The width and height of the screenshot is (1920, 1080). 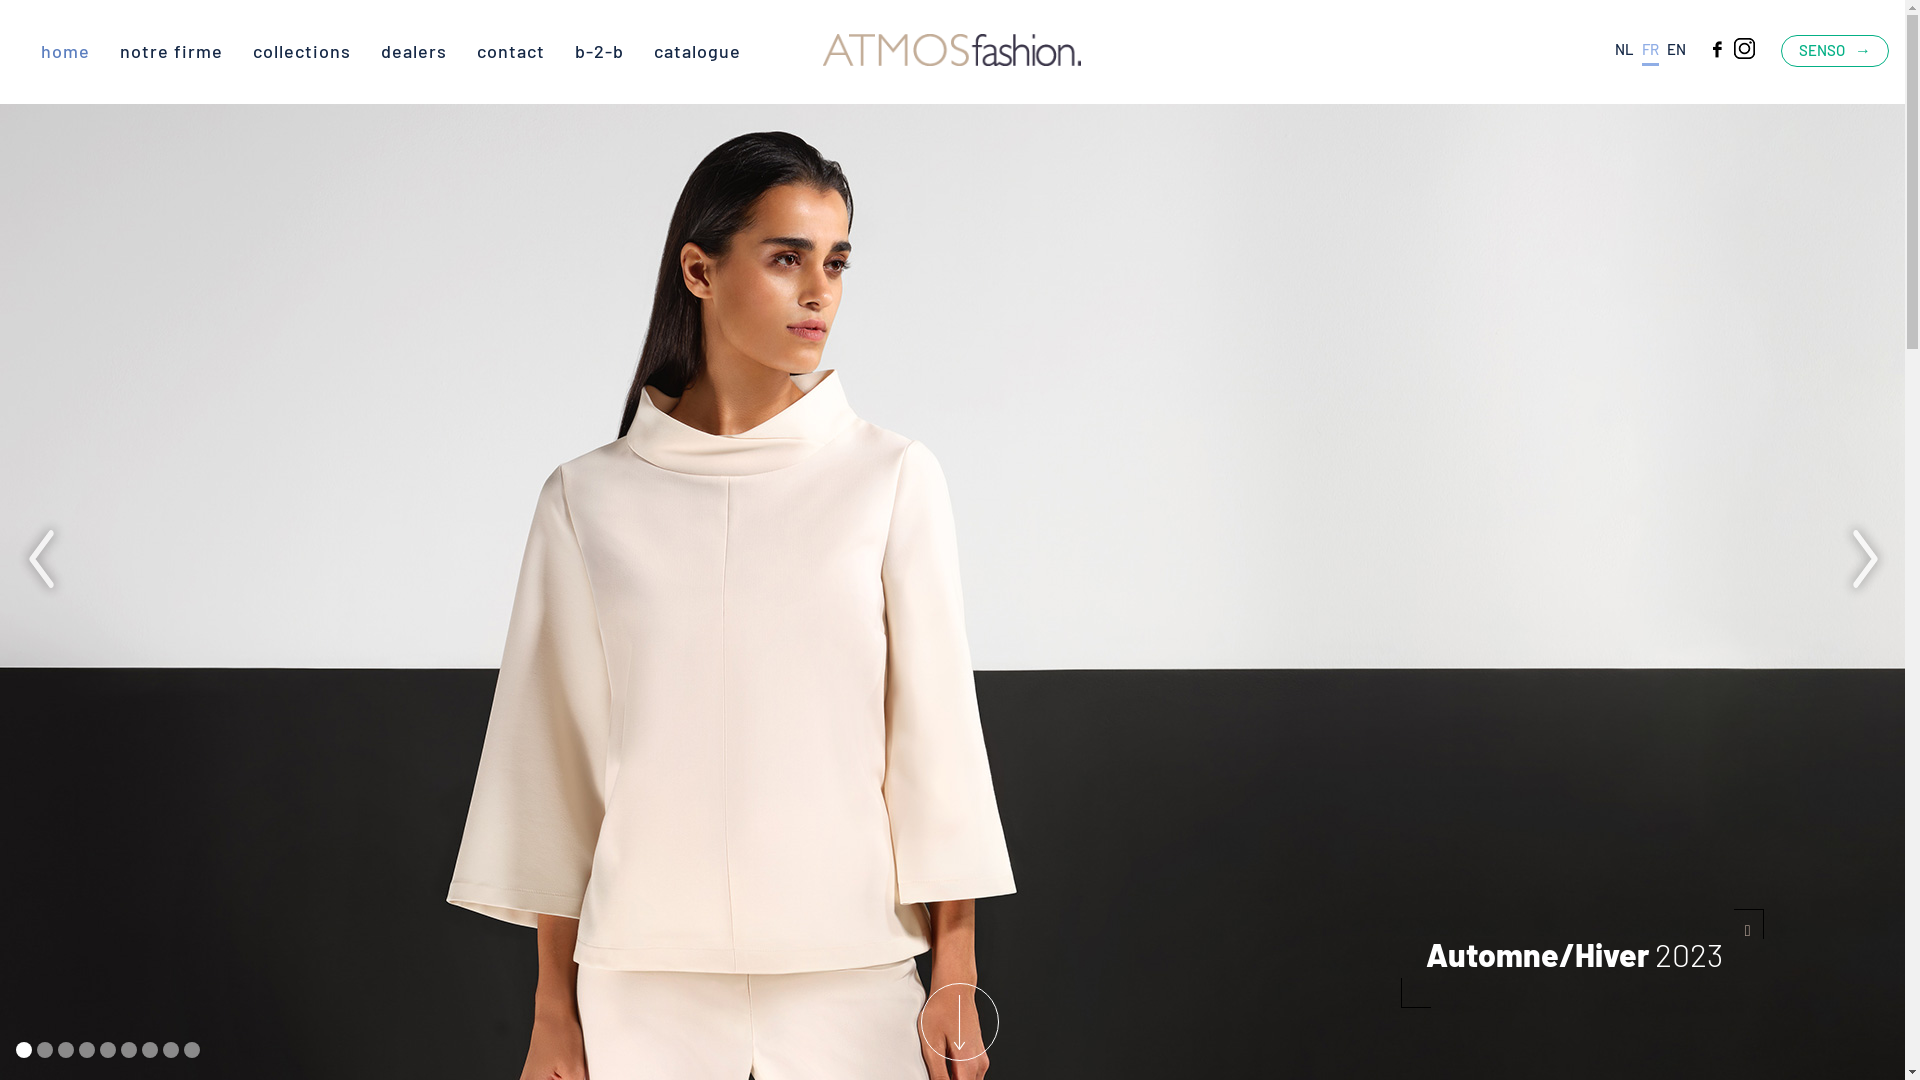 What do you see at coordinates (1676, 48) in the screenshot?
I see `'EN'` at bounding box center [1676, 48].